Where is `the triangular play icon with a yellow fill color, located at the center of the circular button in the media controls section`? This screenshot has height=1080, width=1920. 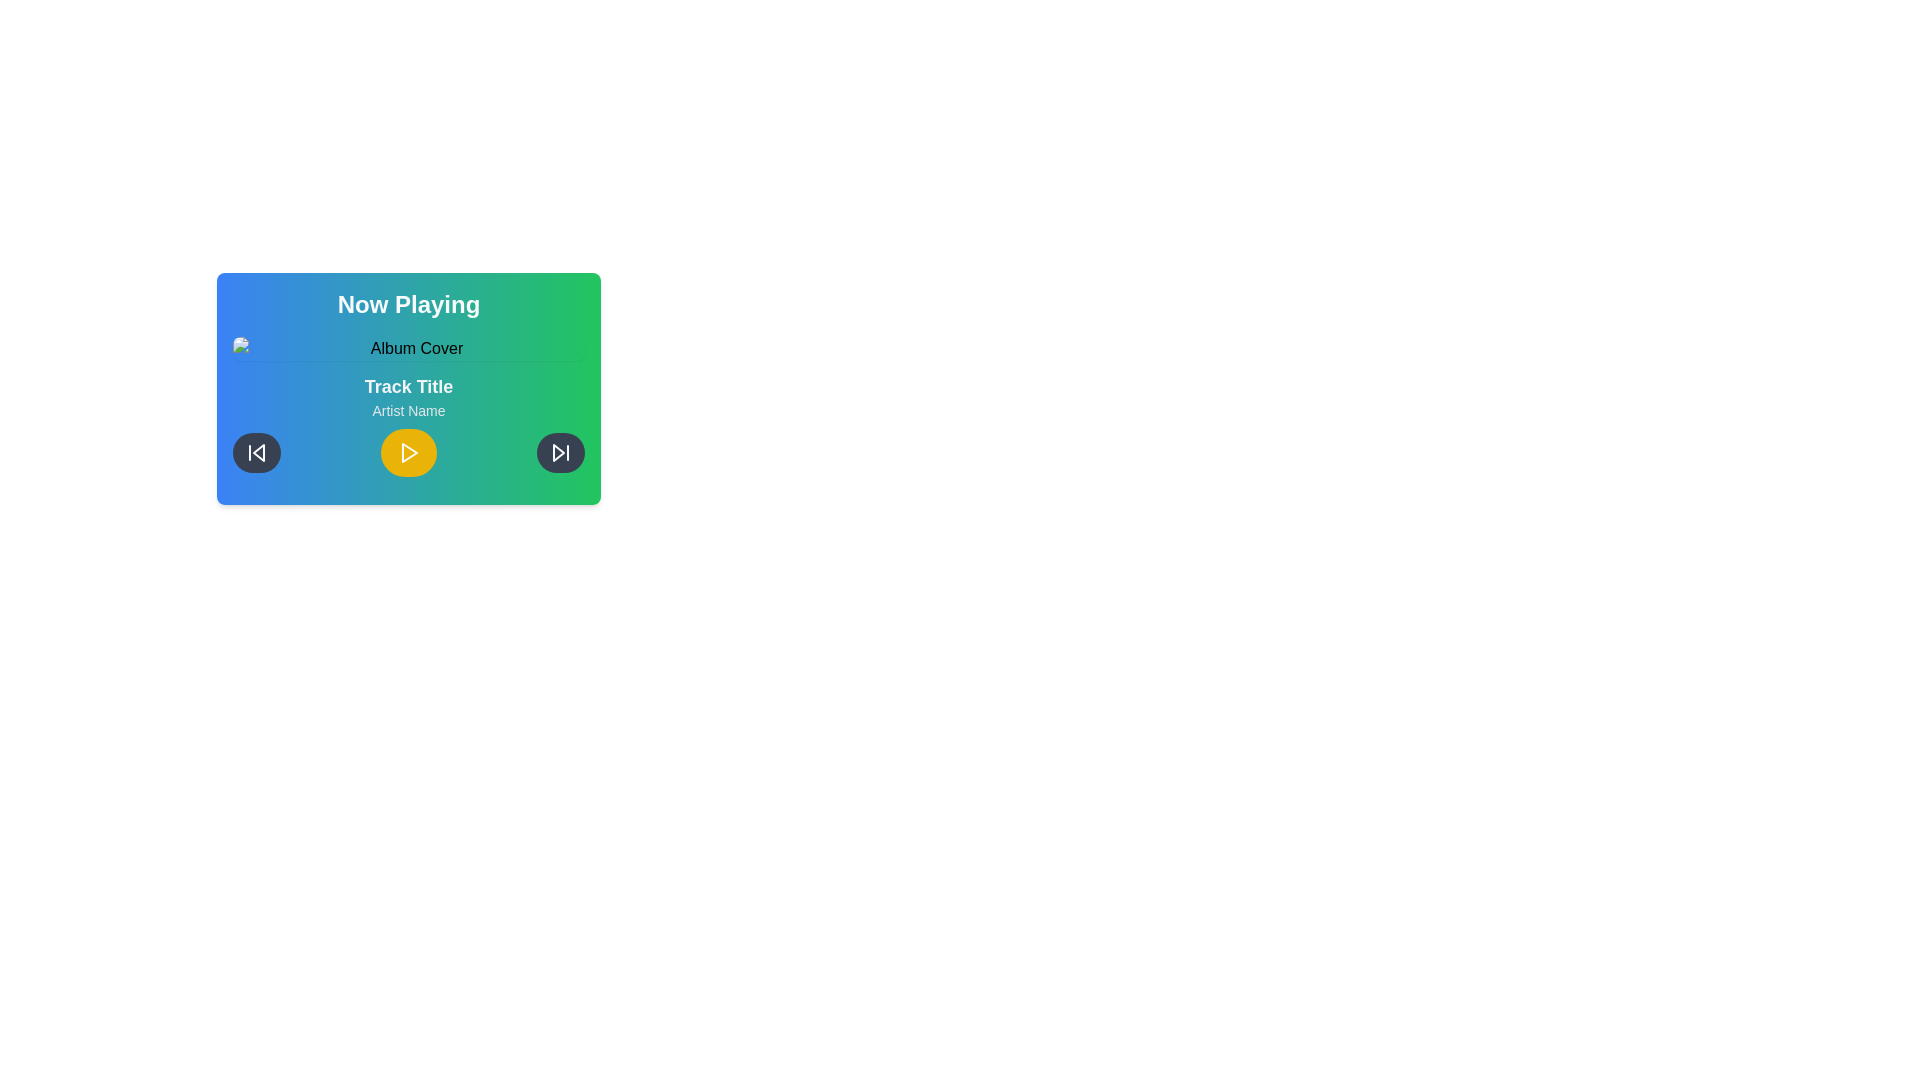
the triangular play icon with a yellow fill color, located at the center of the circular button in the media controls section is located at coordinates (407, 452).